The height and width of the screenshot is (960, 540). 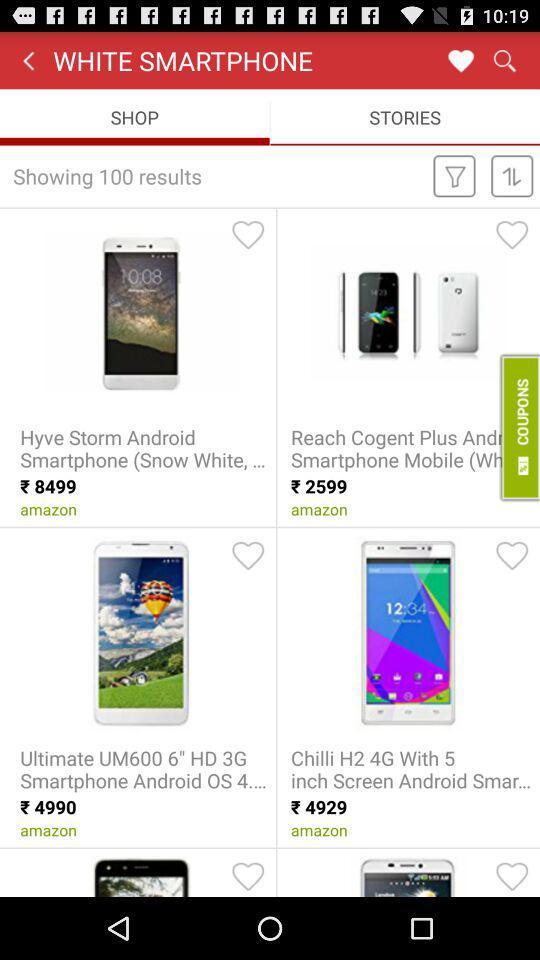 What do you see at coordinates (27, 59) in the screenshot?
I see `go back` at bounding box center [27, 59].